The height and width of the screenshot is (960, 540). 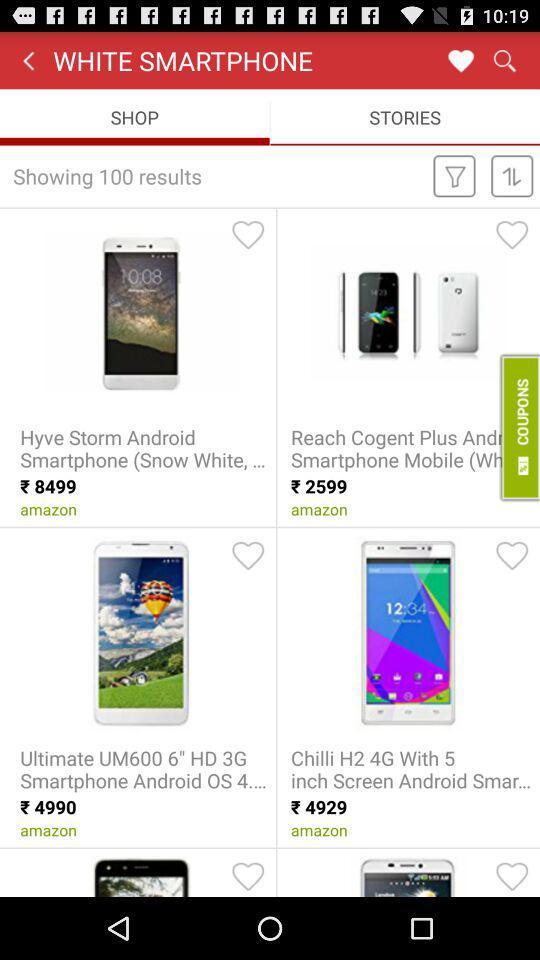 What do you see at coordinates (27, 59) in the screenshot?
I see `go back` at bounding box center [27, 59].